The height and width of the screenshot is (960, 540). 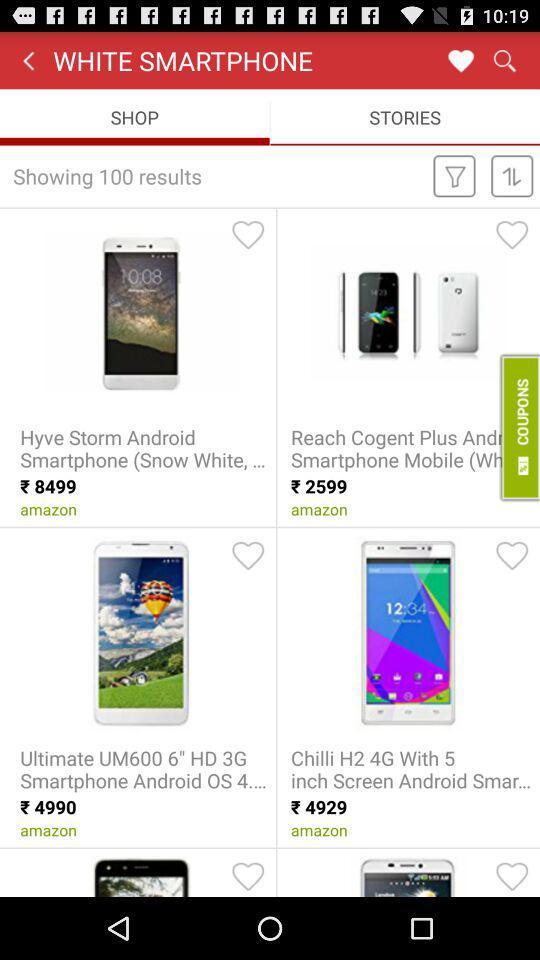 What do you see at coordinates (27, 59) in the screenshot?
I see `go back` at bounding box center [27, 59].